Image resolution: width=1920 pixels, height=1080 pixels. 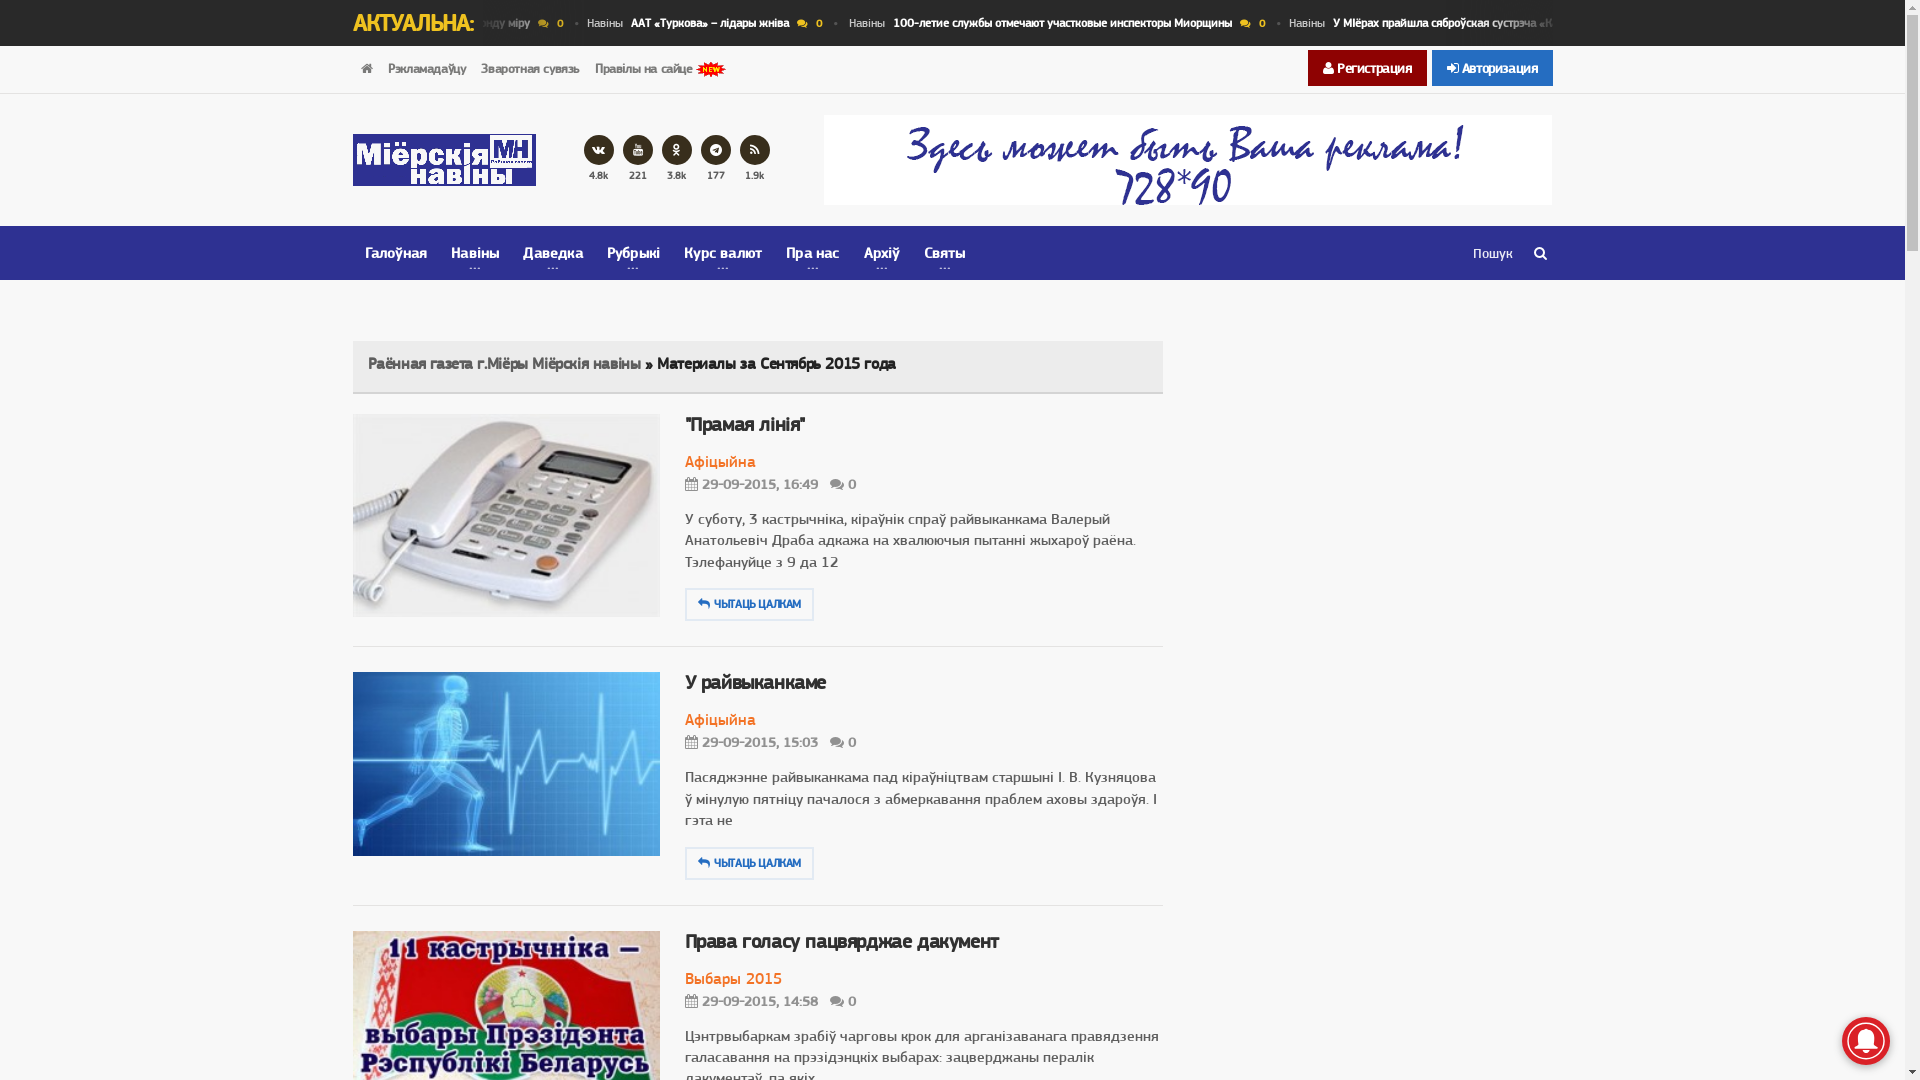 What do you see at coordinates (830, 483) in the screenshot?
I see `'0'` at bounding box center [830, 483].